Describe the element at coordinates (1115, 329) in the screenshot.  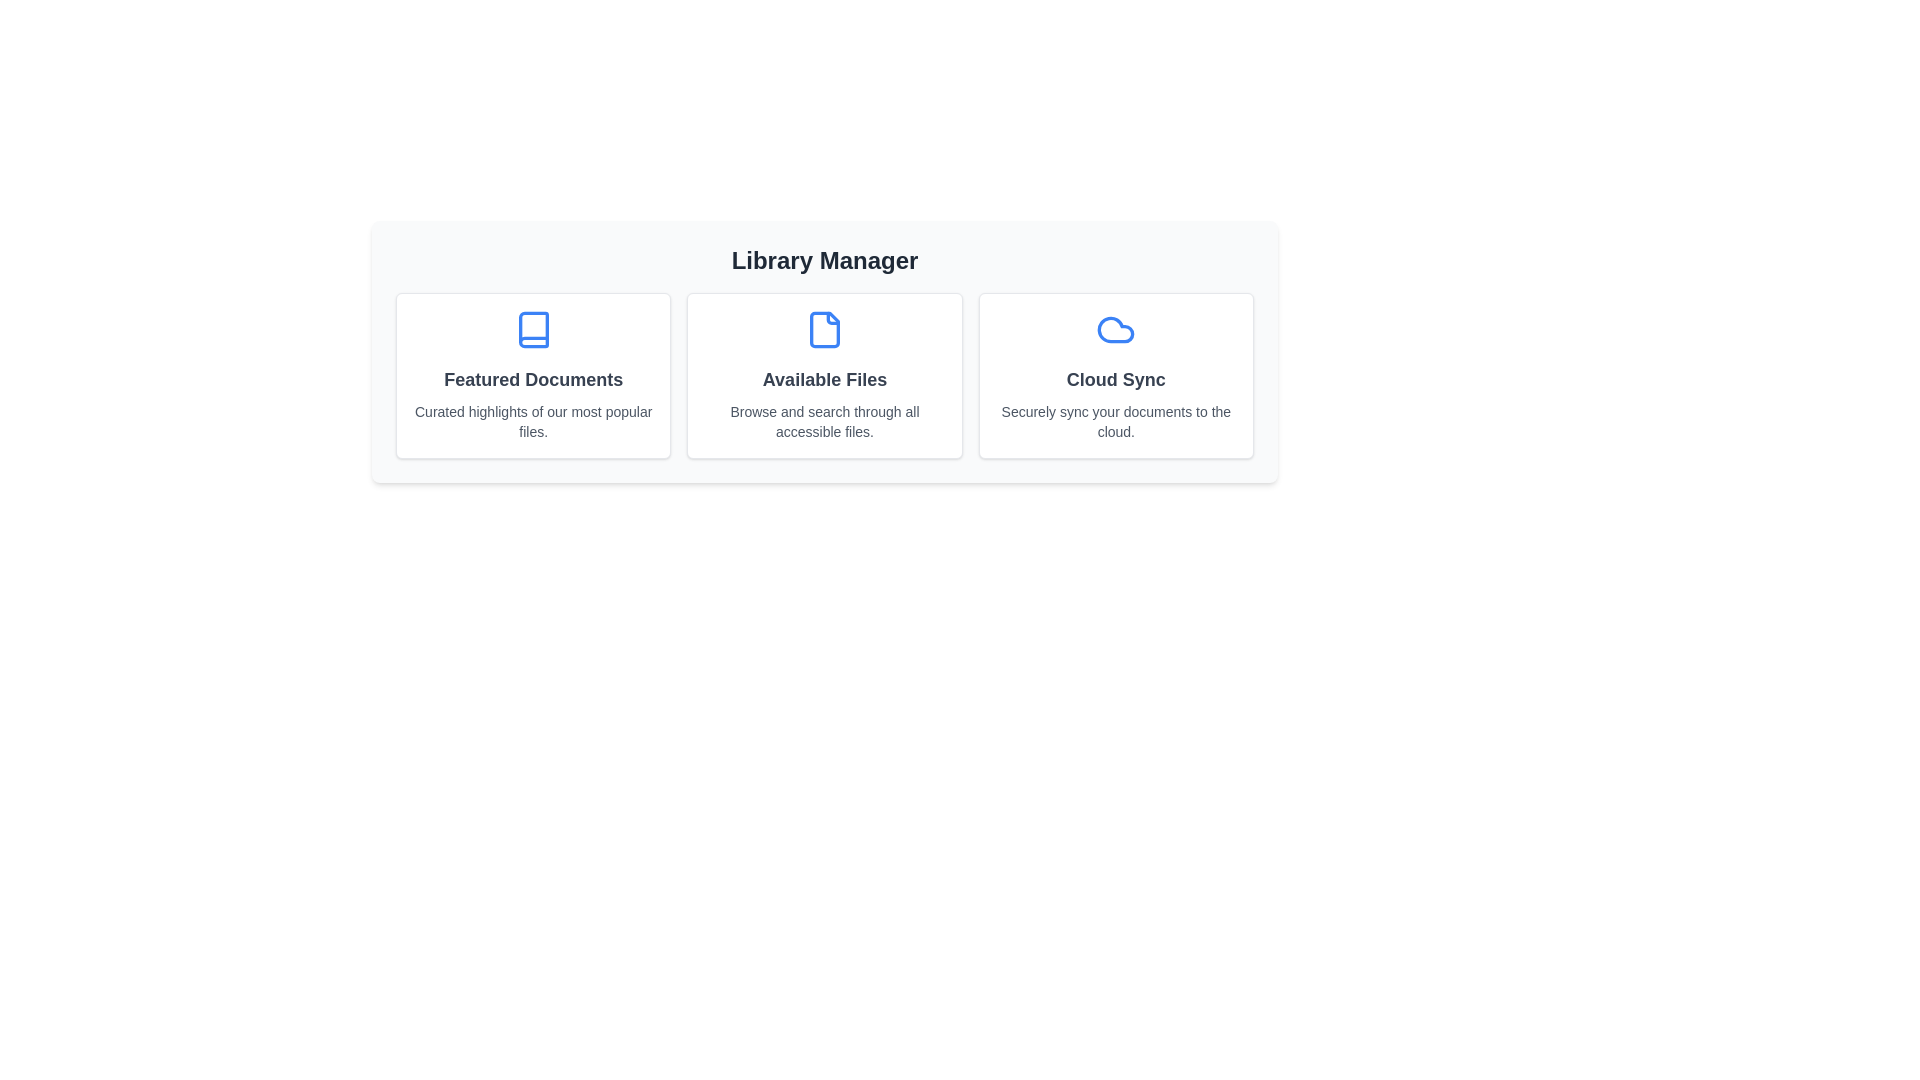
I see `the icon representing Cloud Sync` at that location.